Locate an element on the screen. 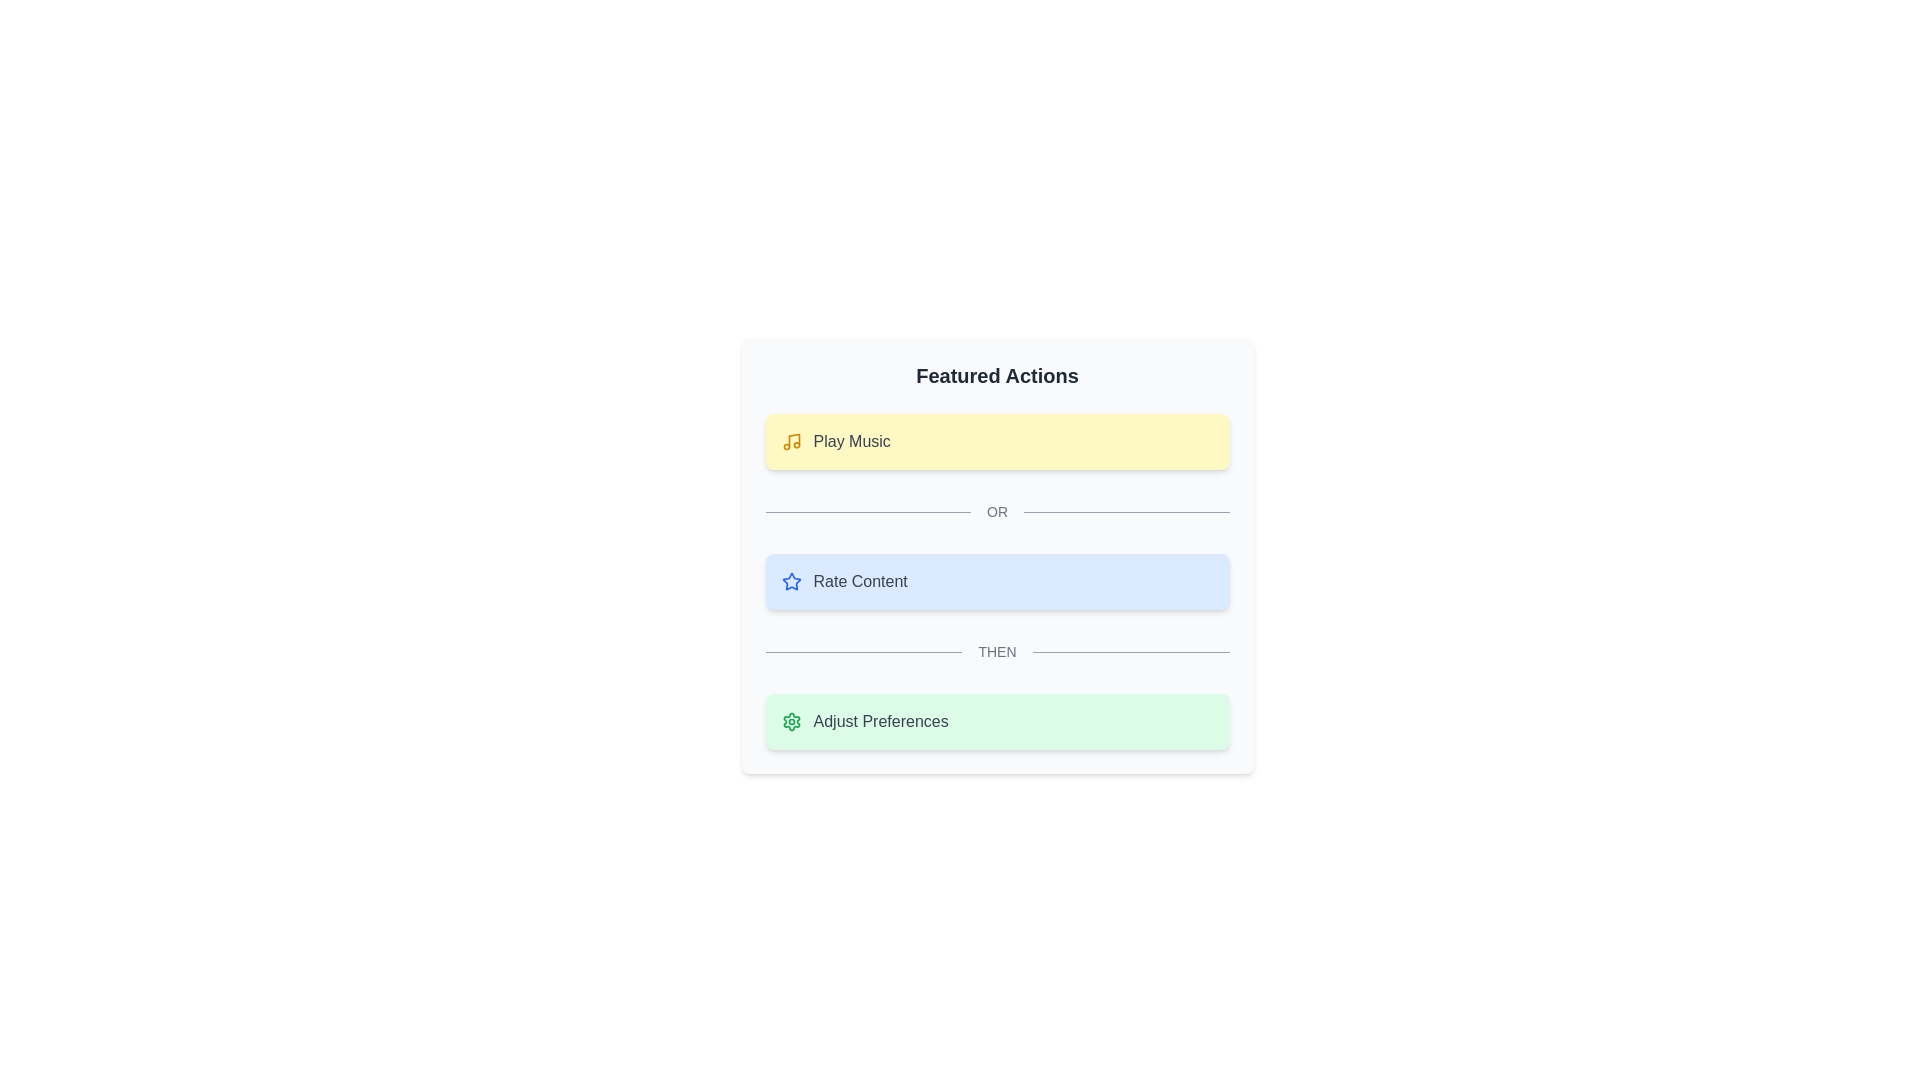 This screenshot has width=1920, height=1080. the second Card item in the 'Featured Actions' section, which is related to rating content and is positioned between the 'Play Music' and 'Adjust Preferences' blocks is located at coordinates (997, 555).